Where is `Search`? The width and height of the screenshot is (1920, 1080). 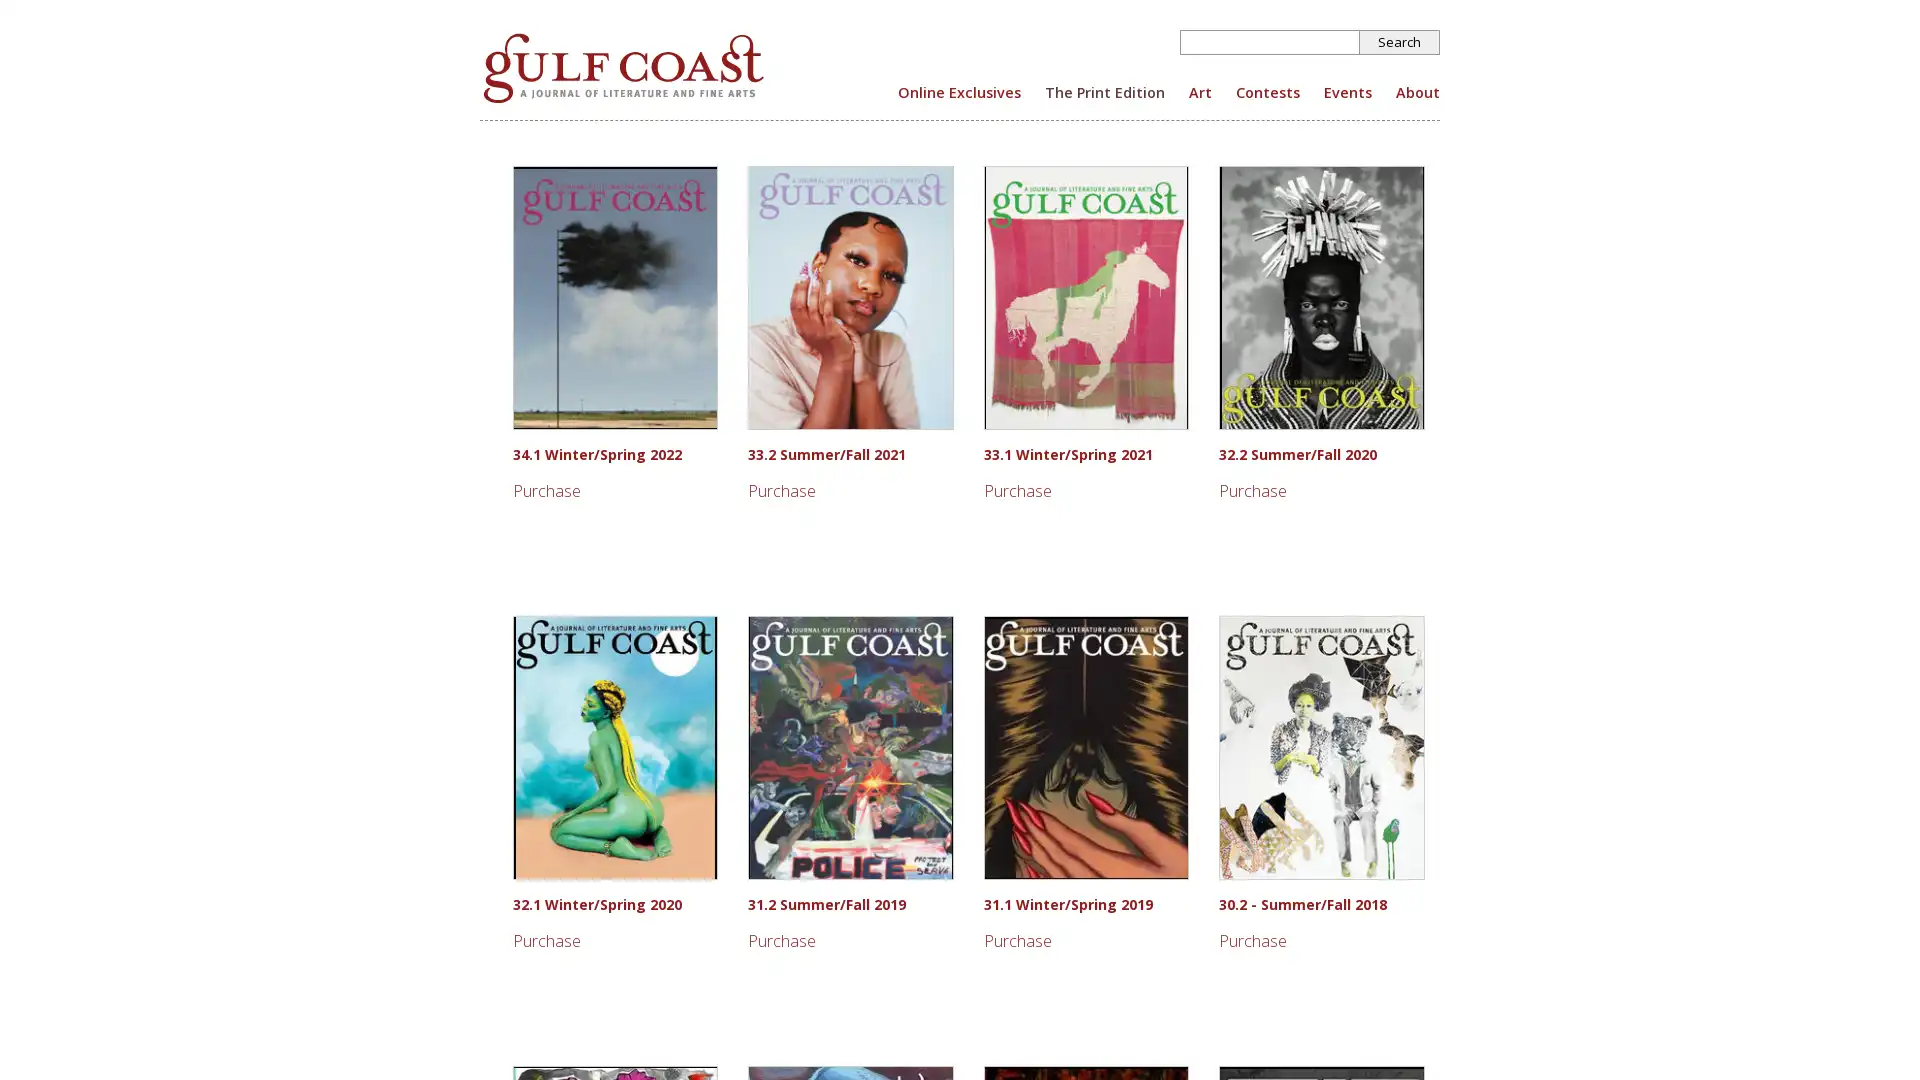
Search is located at coordinates (1399, 42).